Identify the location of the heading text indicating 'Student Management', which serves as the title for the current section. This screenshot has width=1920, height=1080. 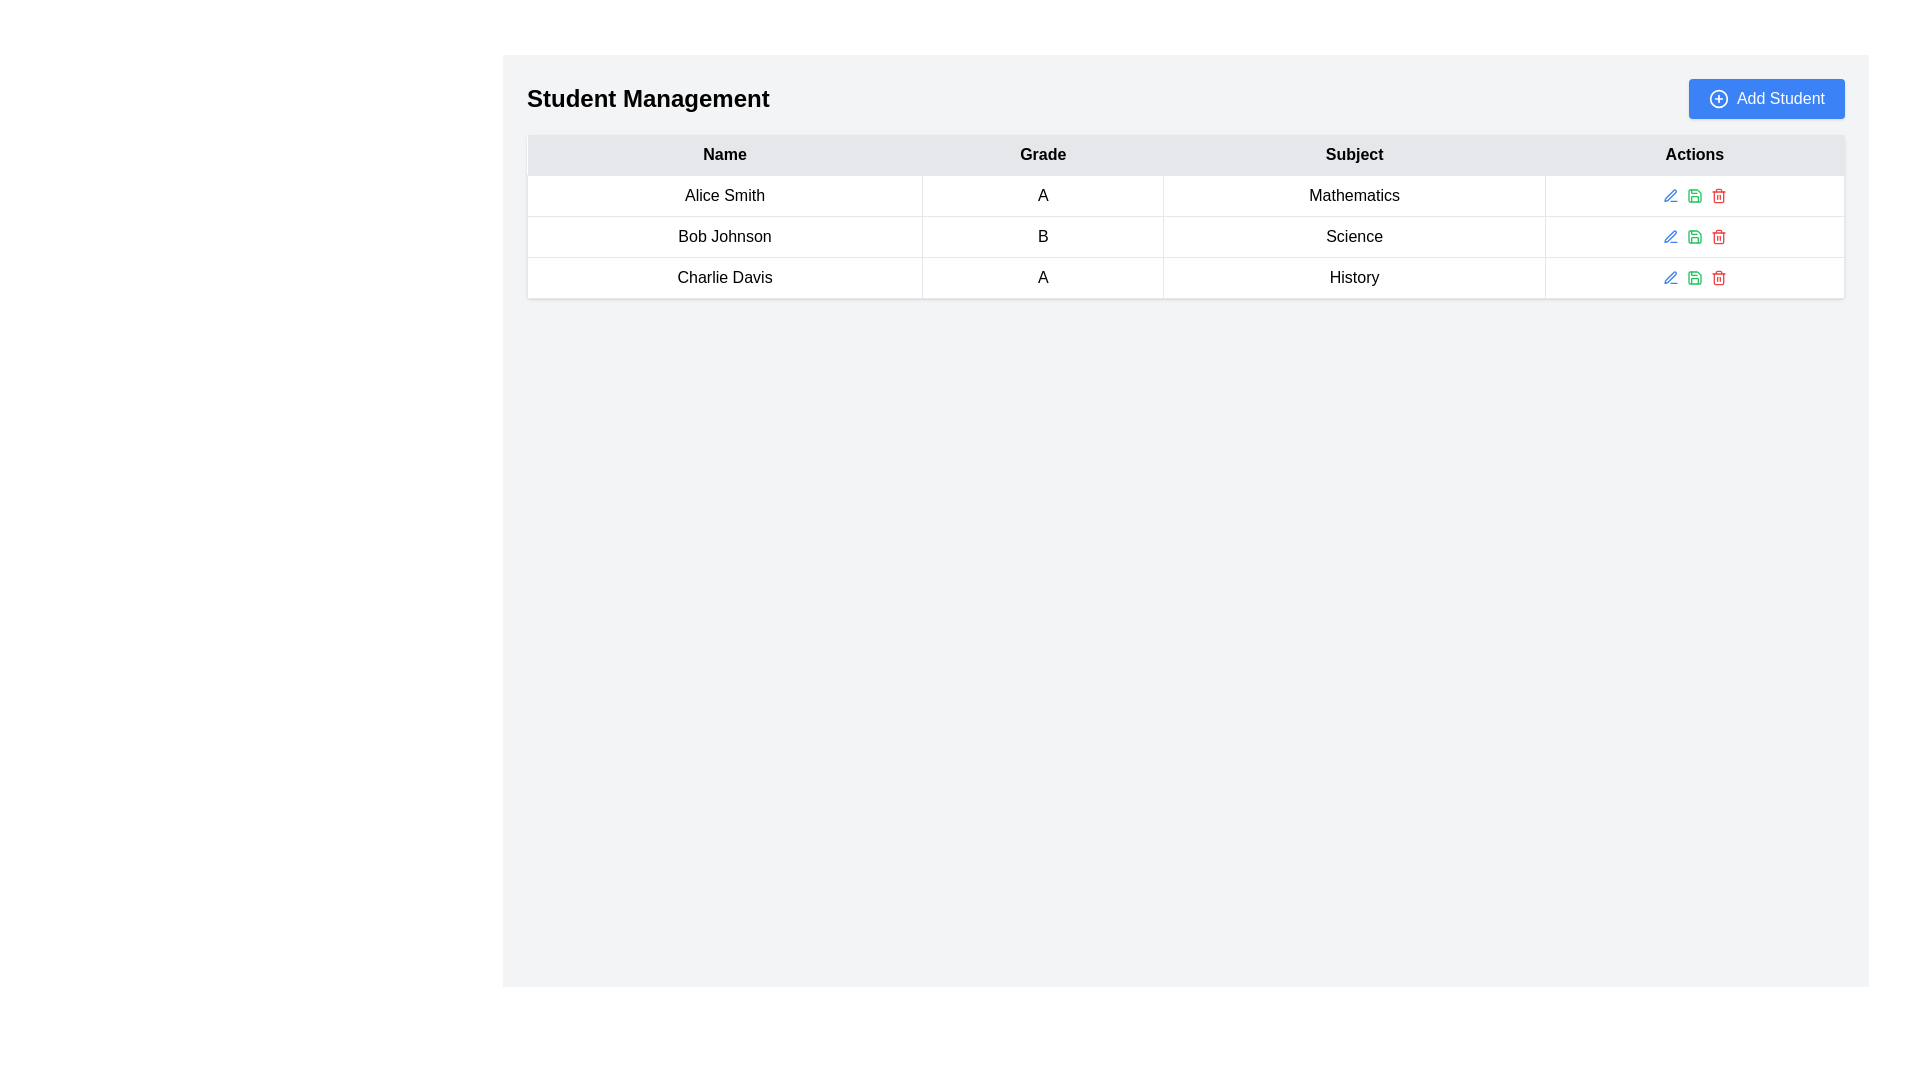
(648, 99).